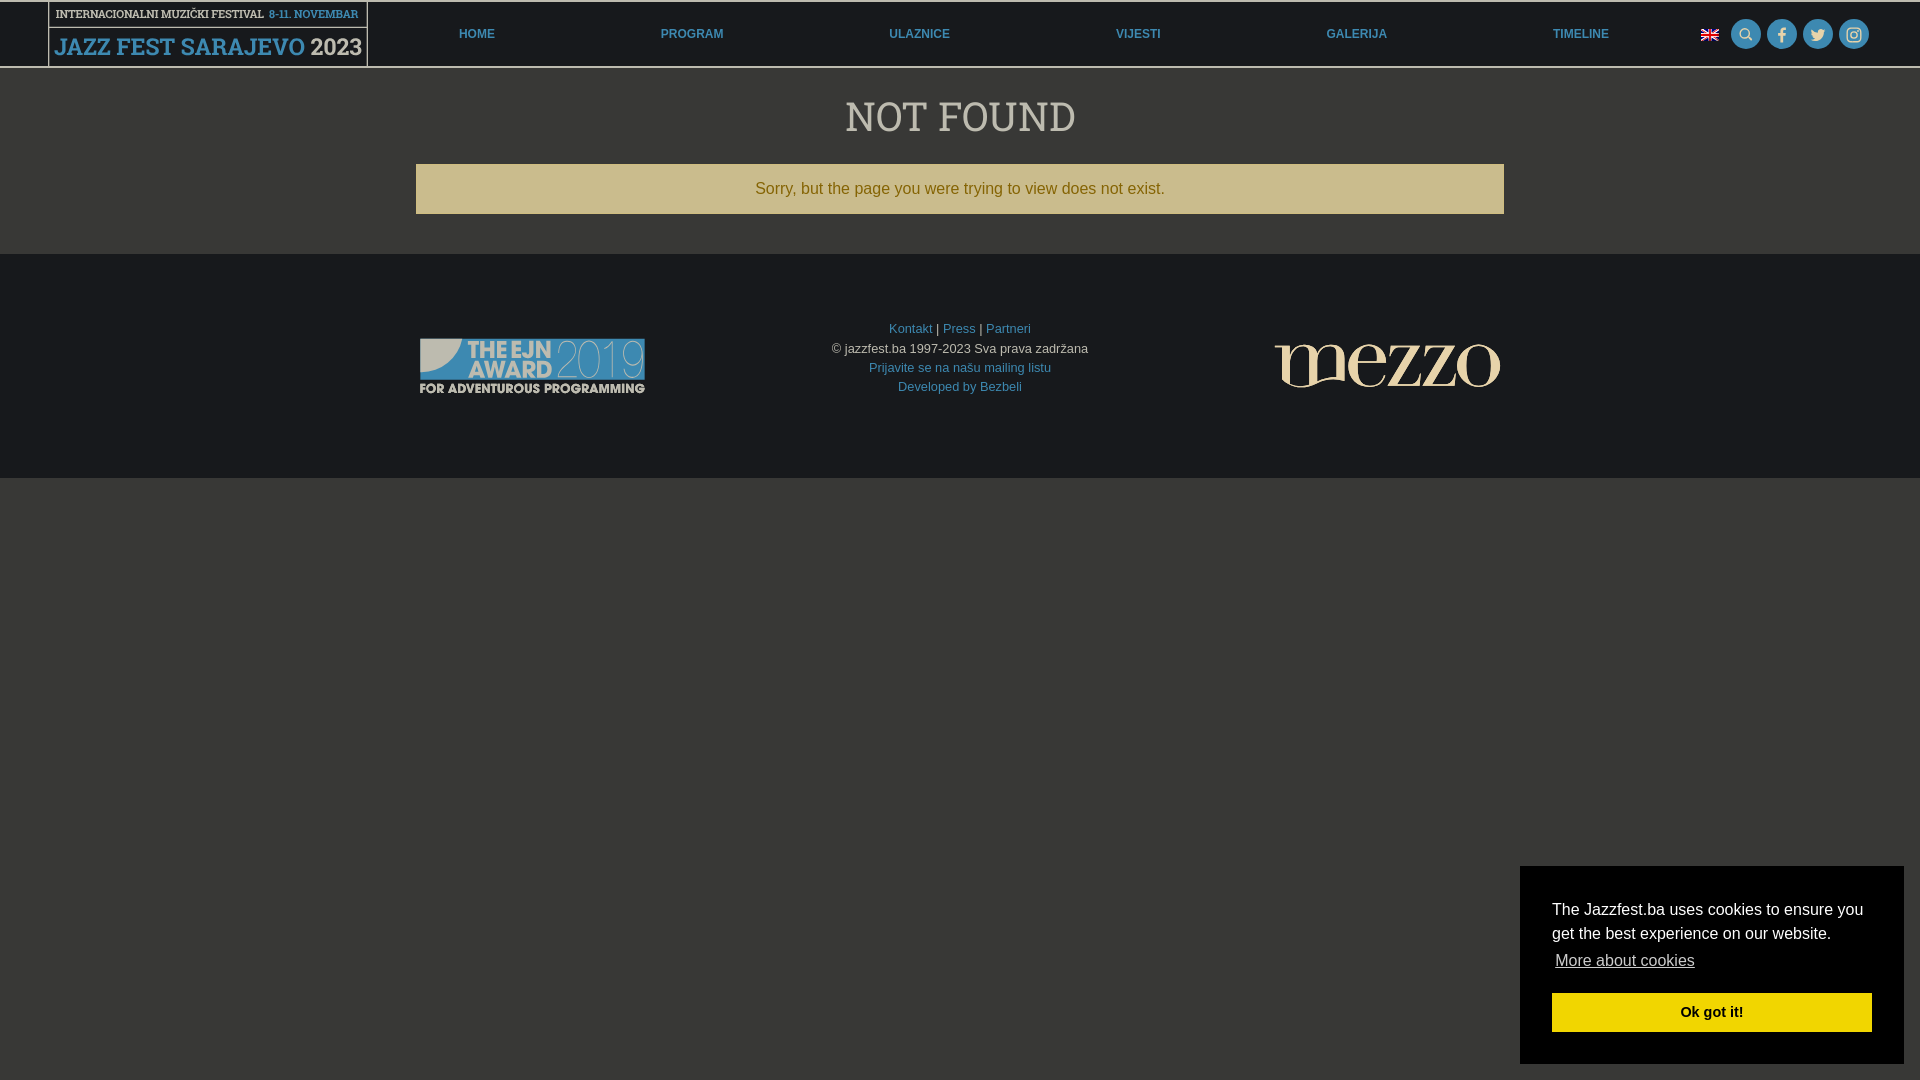 This screenshot has width=1920, height=1080. I want to click on 'PROGRAM', so click(692, 34).